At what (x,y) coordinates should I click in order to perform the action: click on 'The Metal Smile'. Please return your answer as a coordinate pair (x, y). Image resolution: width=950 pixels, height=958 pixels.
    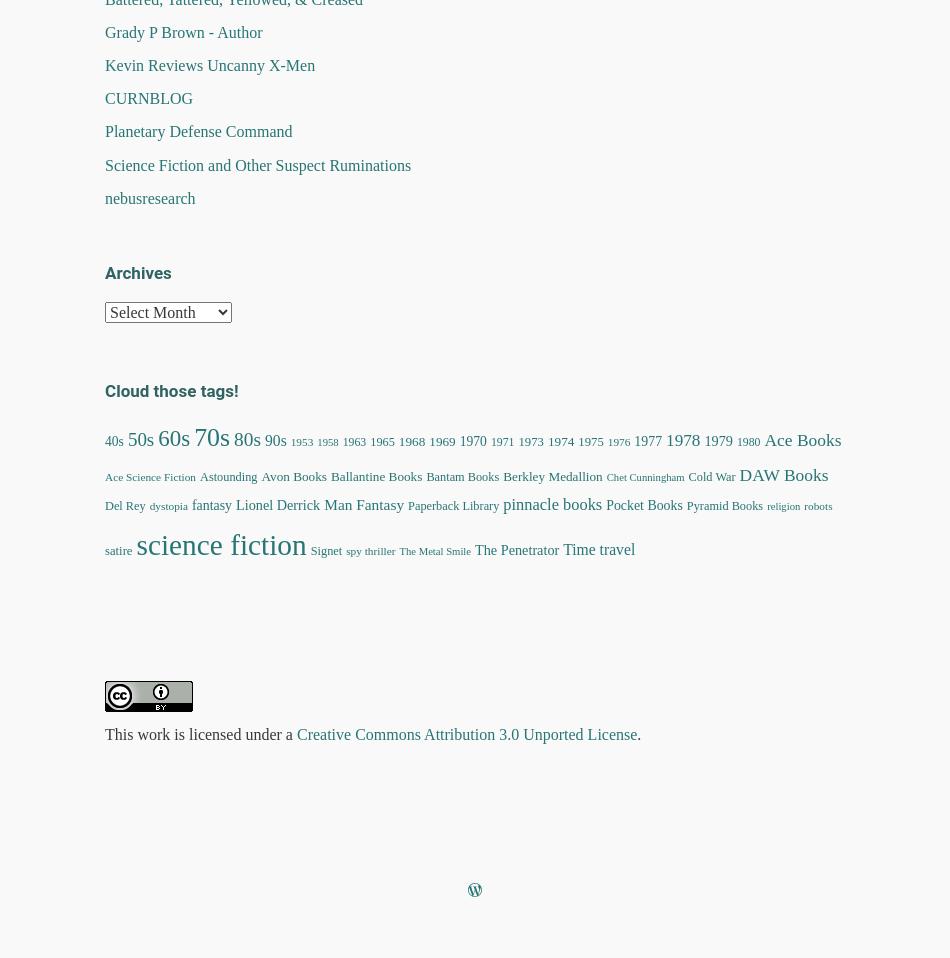
    Looking at the image, I should click on (434, 549).